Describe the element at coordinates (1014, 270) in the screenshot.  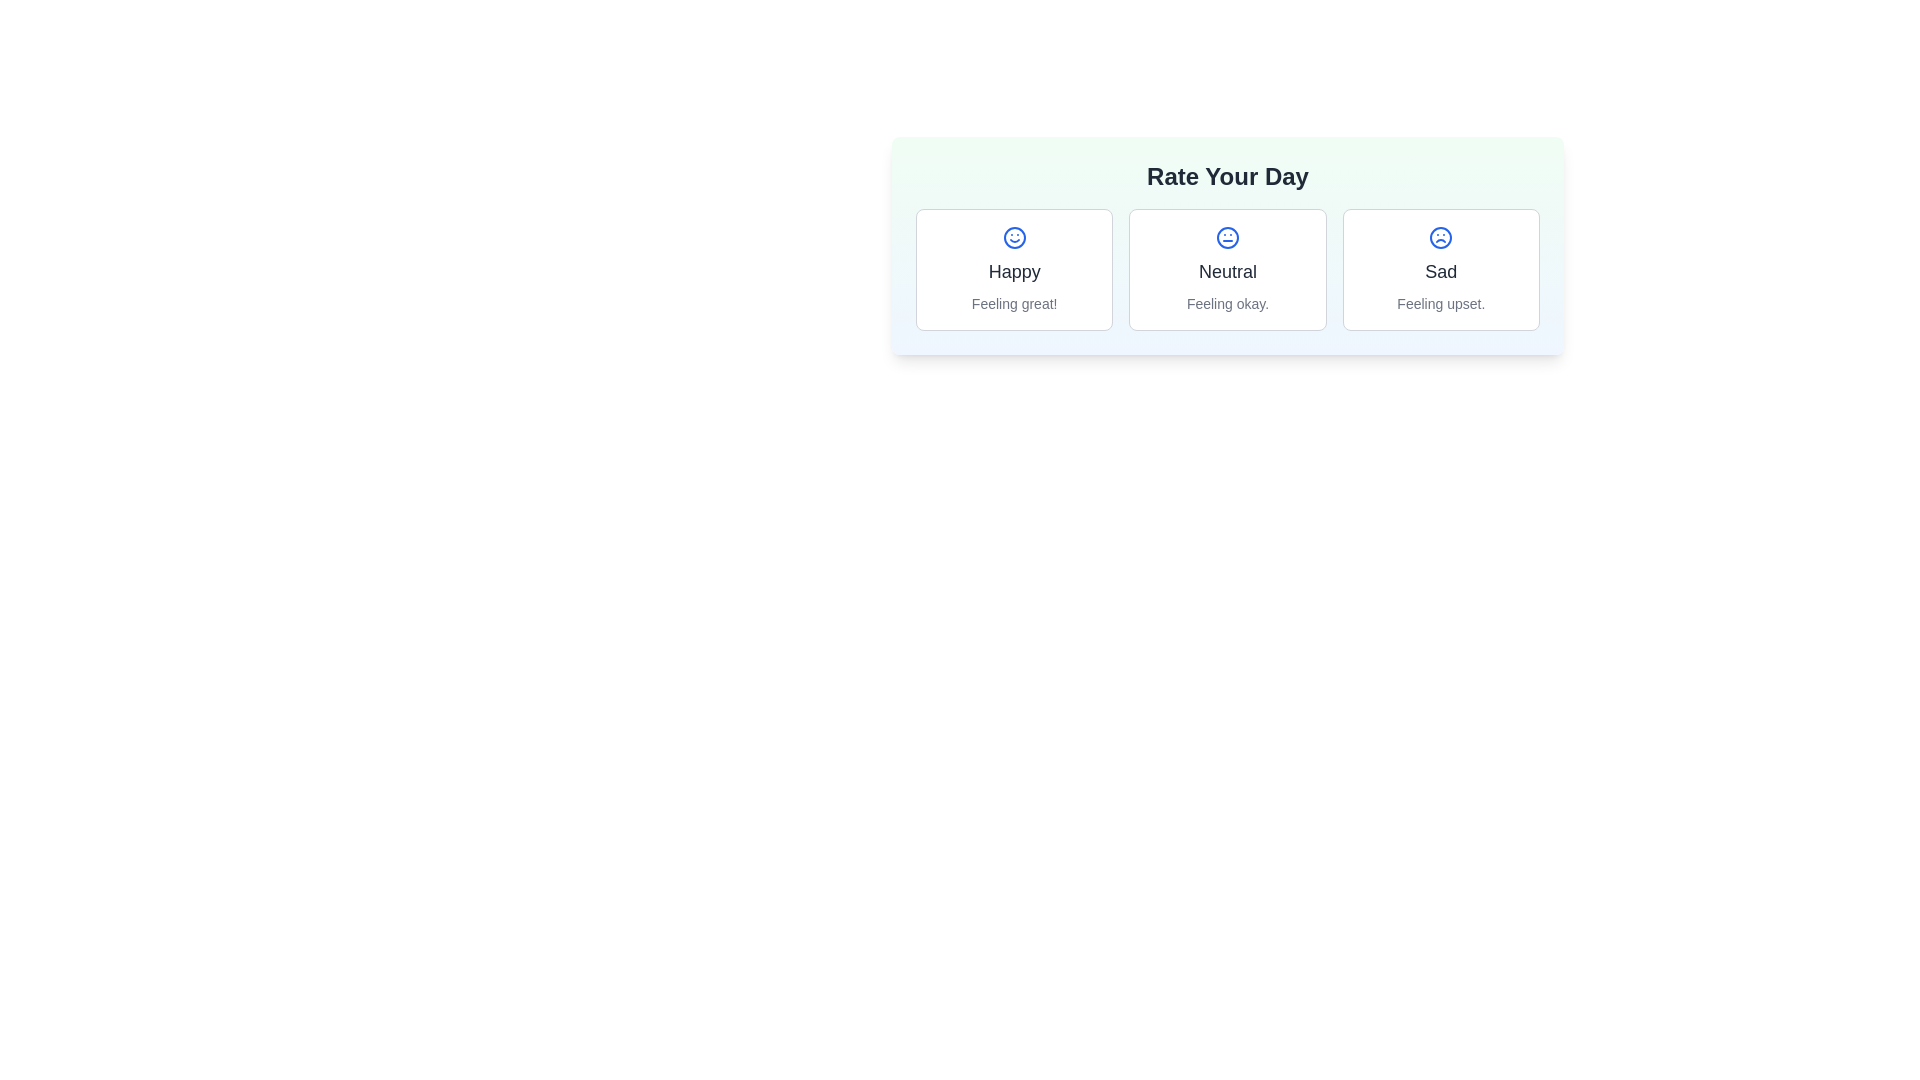
I see `the Mood selection button or card` at that location.